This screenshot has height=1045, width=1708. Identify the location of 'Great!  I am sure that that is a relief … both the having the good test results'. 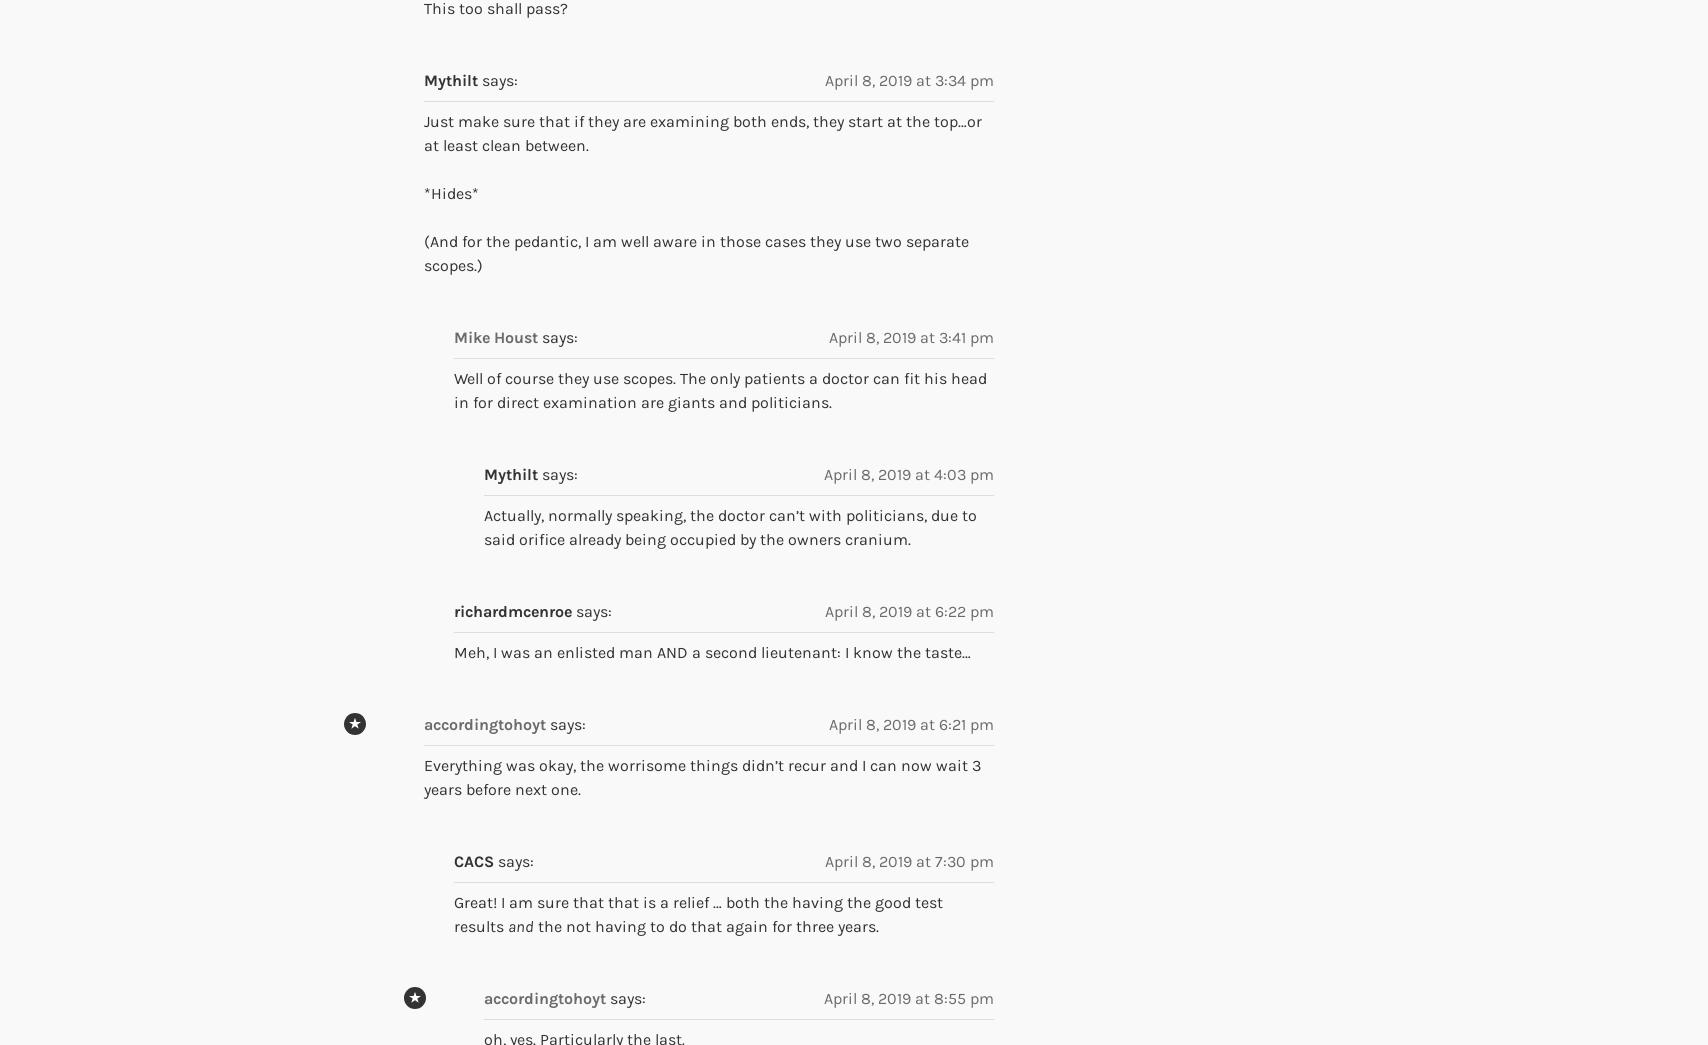
(698, 913).